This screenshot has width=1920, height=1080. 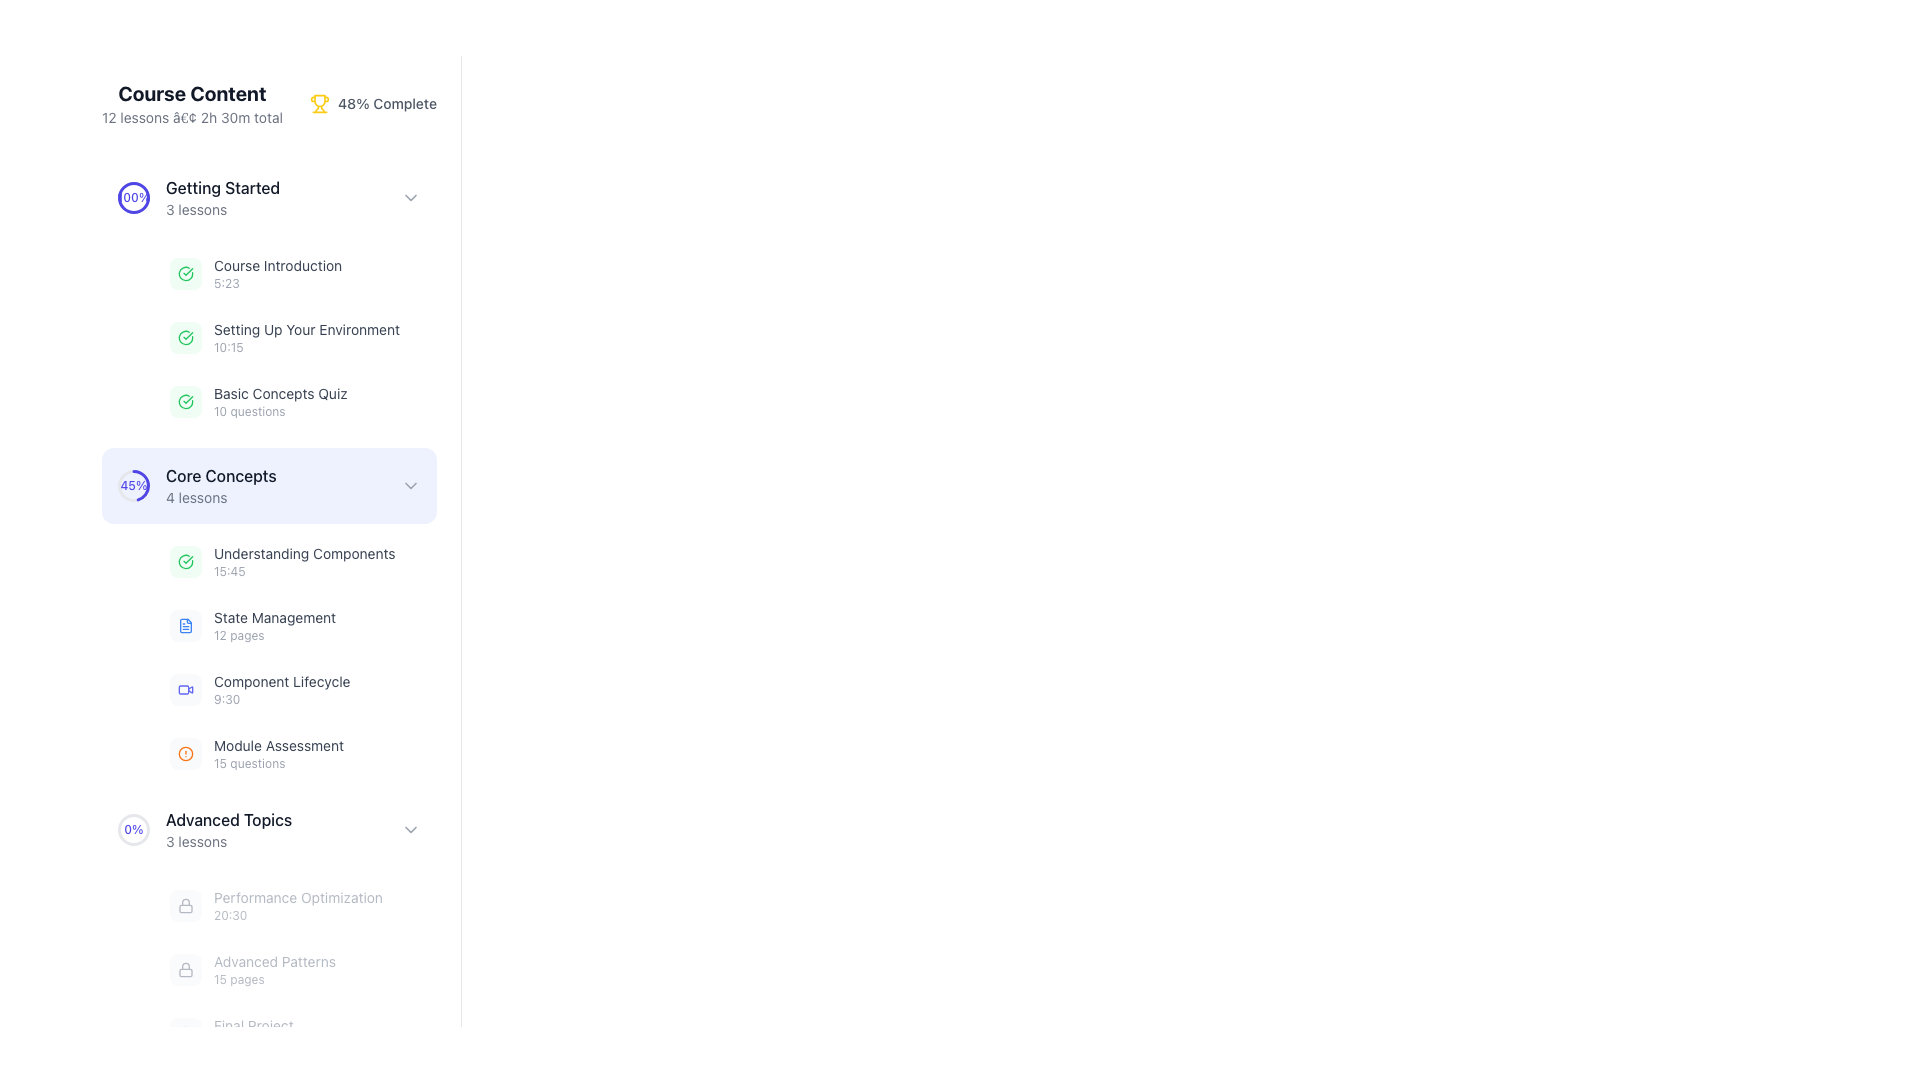 I want to click on the locked icon indicating that the 'Performance Optimization' lesson is locked and unavailable for access, located to the left of the lesson text within the 'Advanced Topics' section, so click(x=186, y=906).